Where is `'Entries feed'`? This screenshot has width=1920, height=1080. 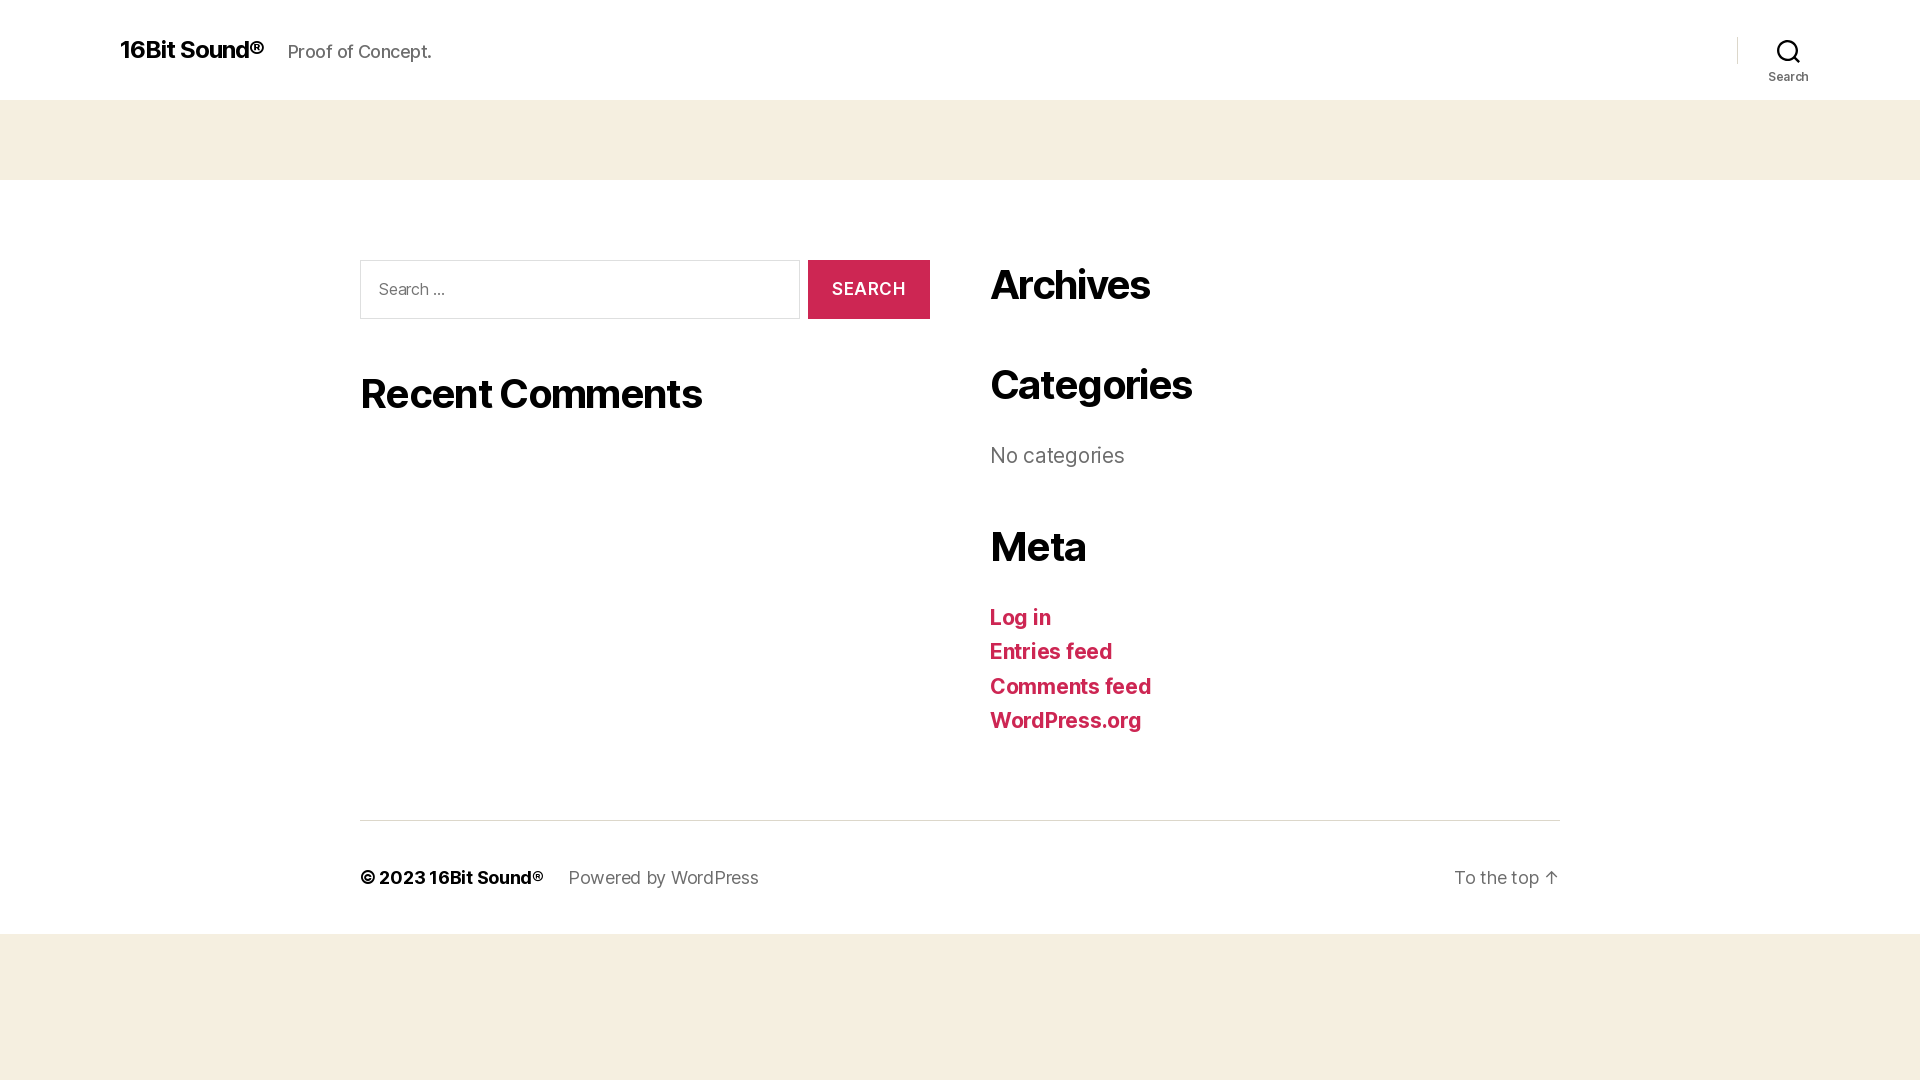
'Entries feed' is located at coordinates (1050, 651).